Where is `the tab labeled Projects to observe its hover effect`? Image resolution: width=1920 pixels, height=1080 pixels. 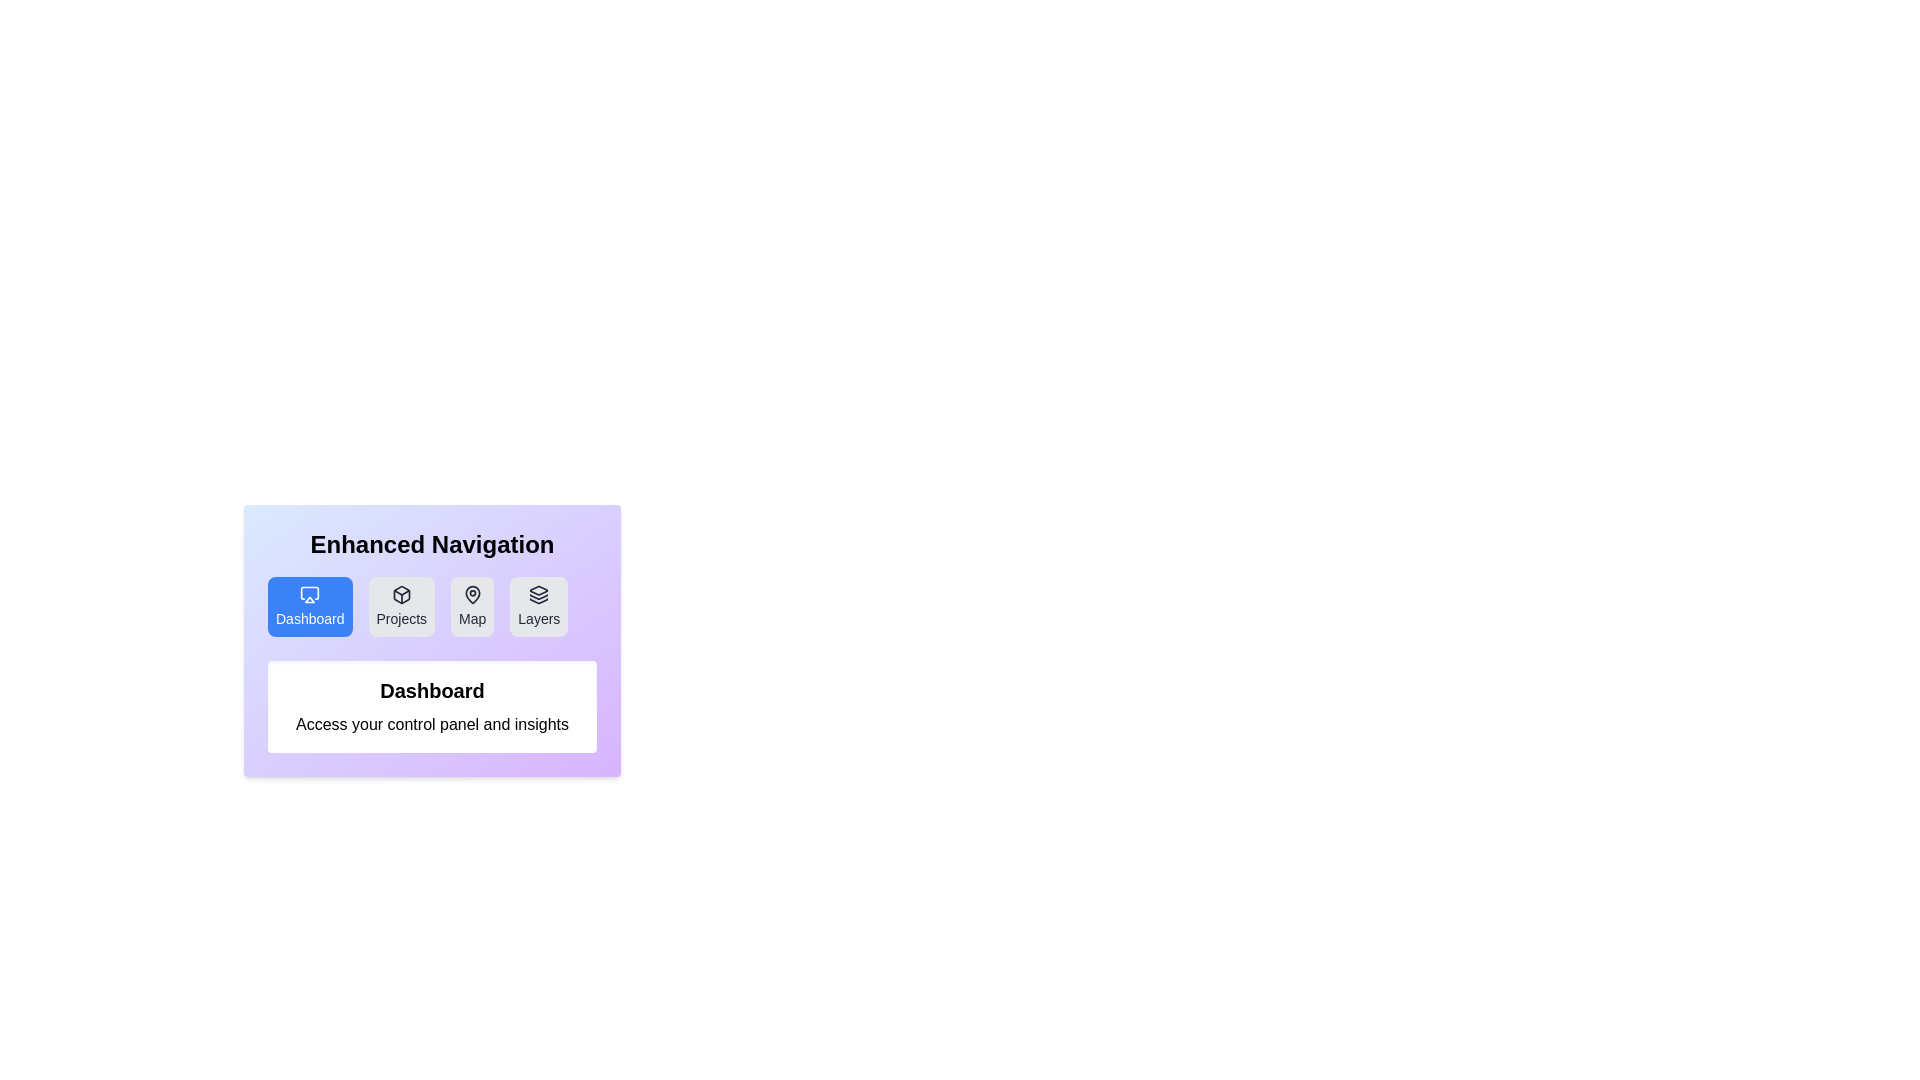 the tab labeled Projects to observe its hover effect is located at coordinates (400, 605).